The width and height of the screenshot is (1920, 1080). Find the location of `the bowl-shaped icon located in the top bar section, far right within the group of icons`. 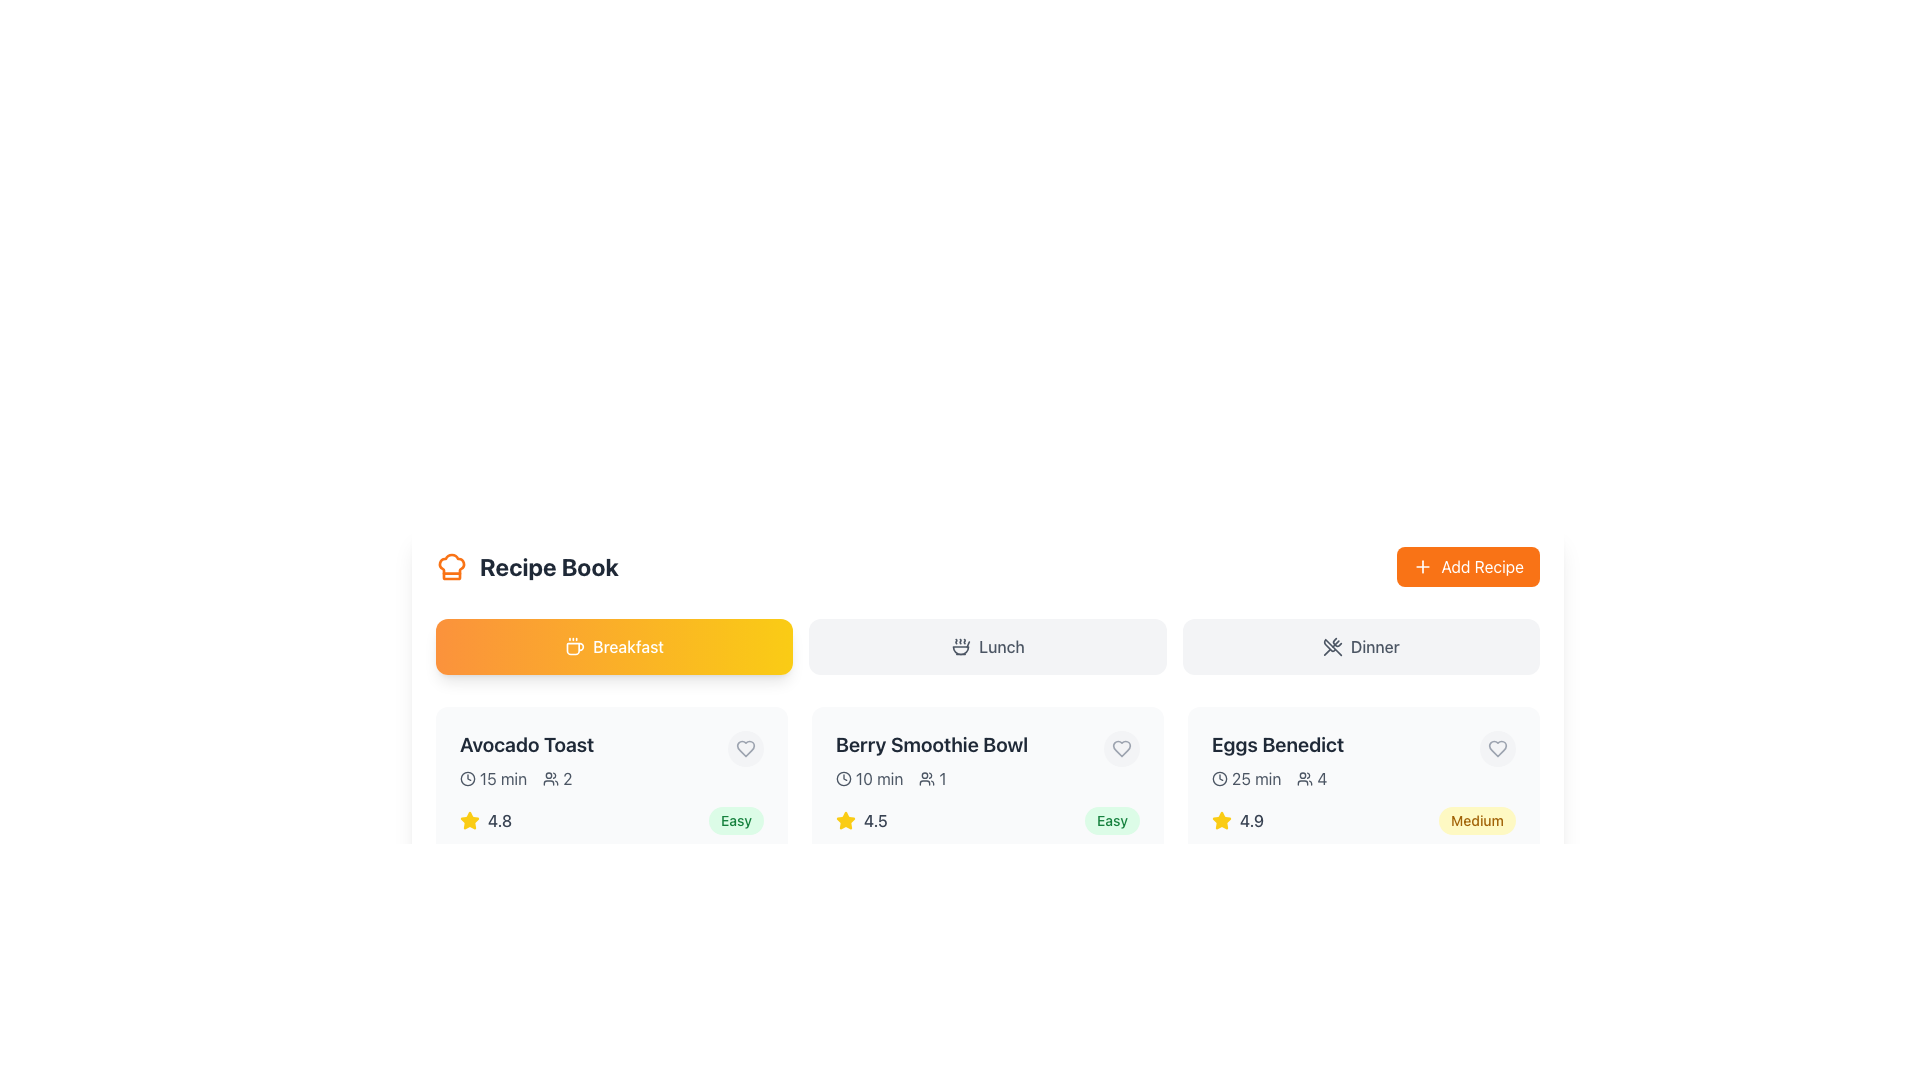

the bowl-shaped icon located in the top bar section, far right within the group of icons is located at coordinates (961, 650).